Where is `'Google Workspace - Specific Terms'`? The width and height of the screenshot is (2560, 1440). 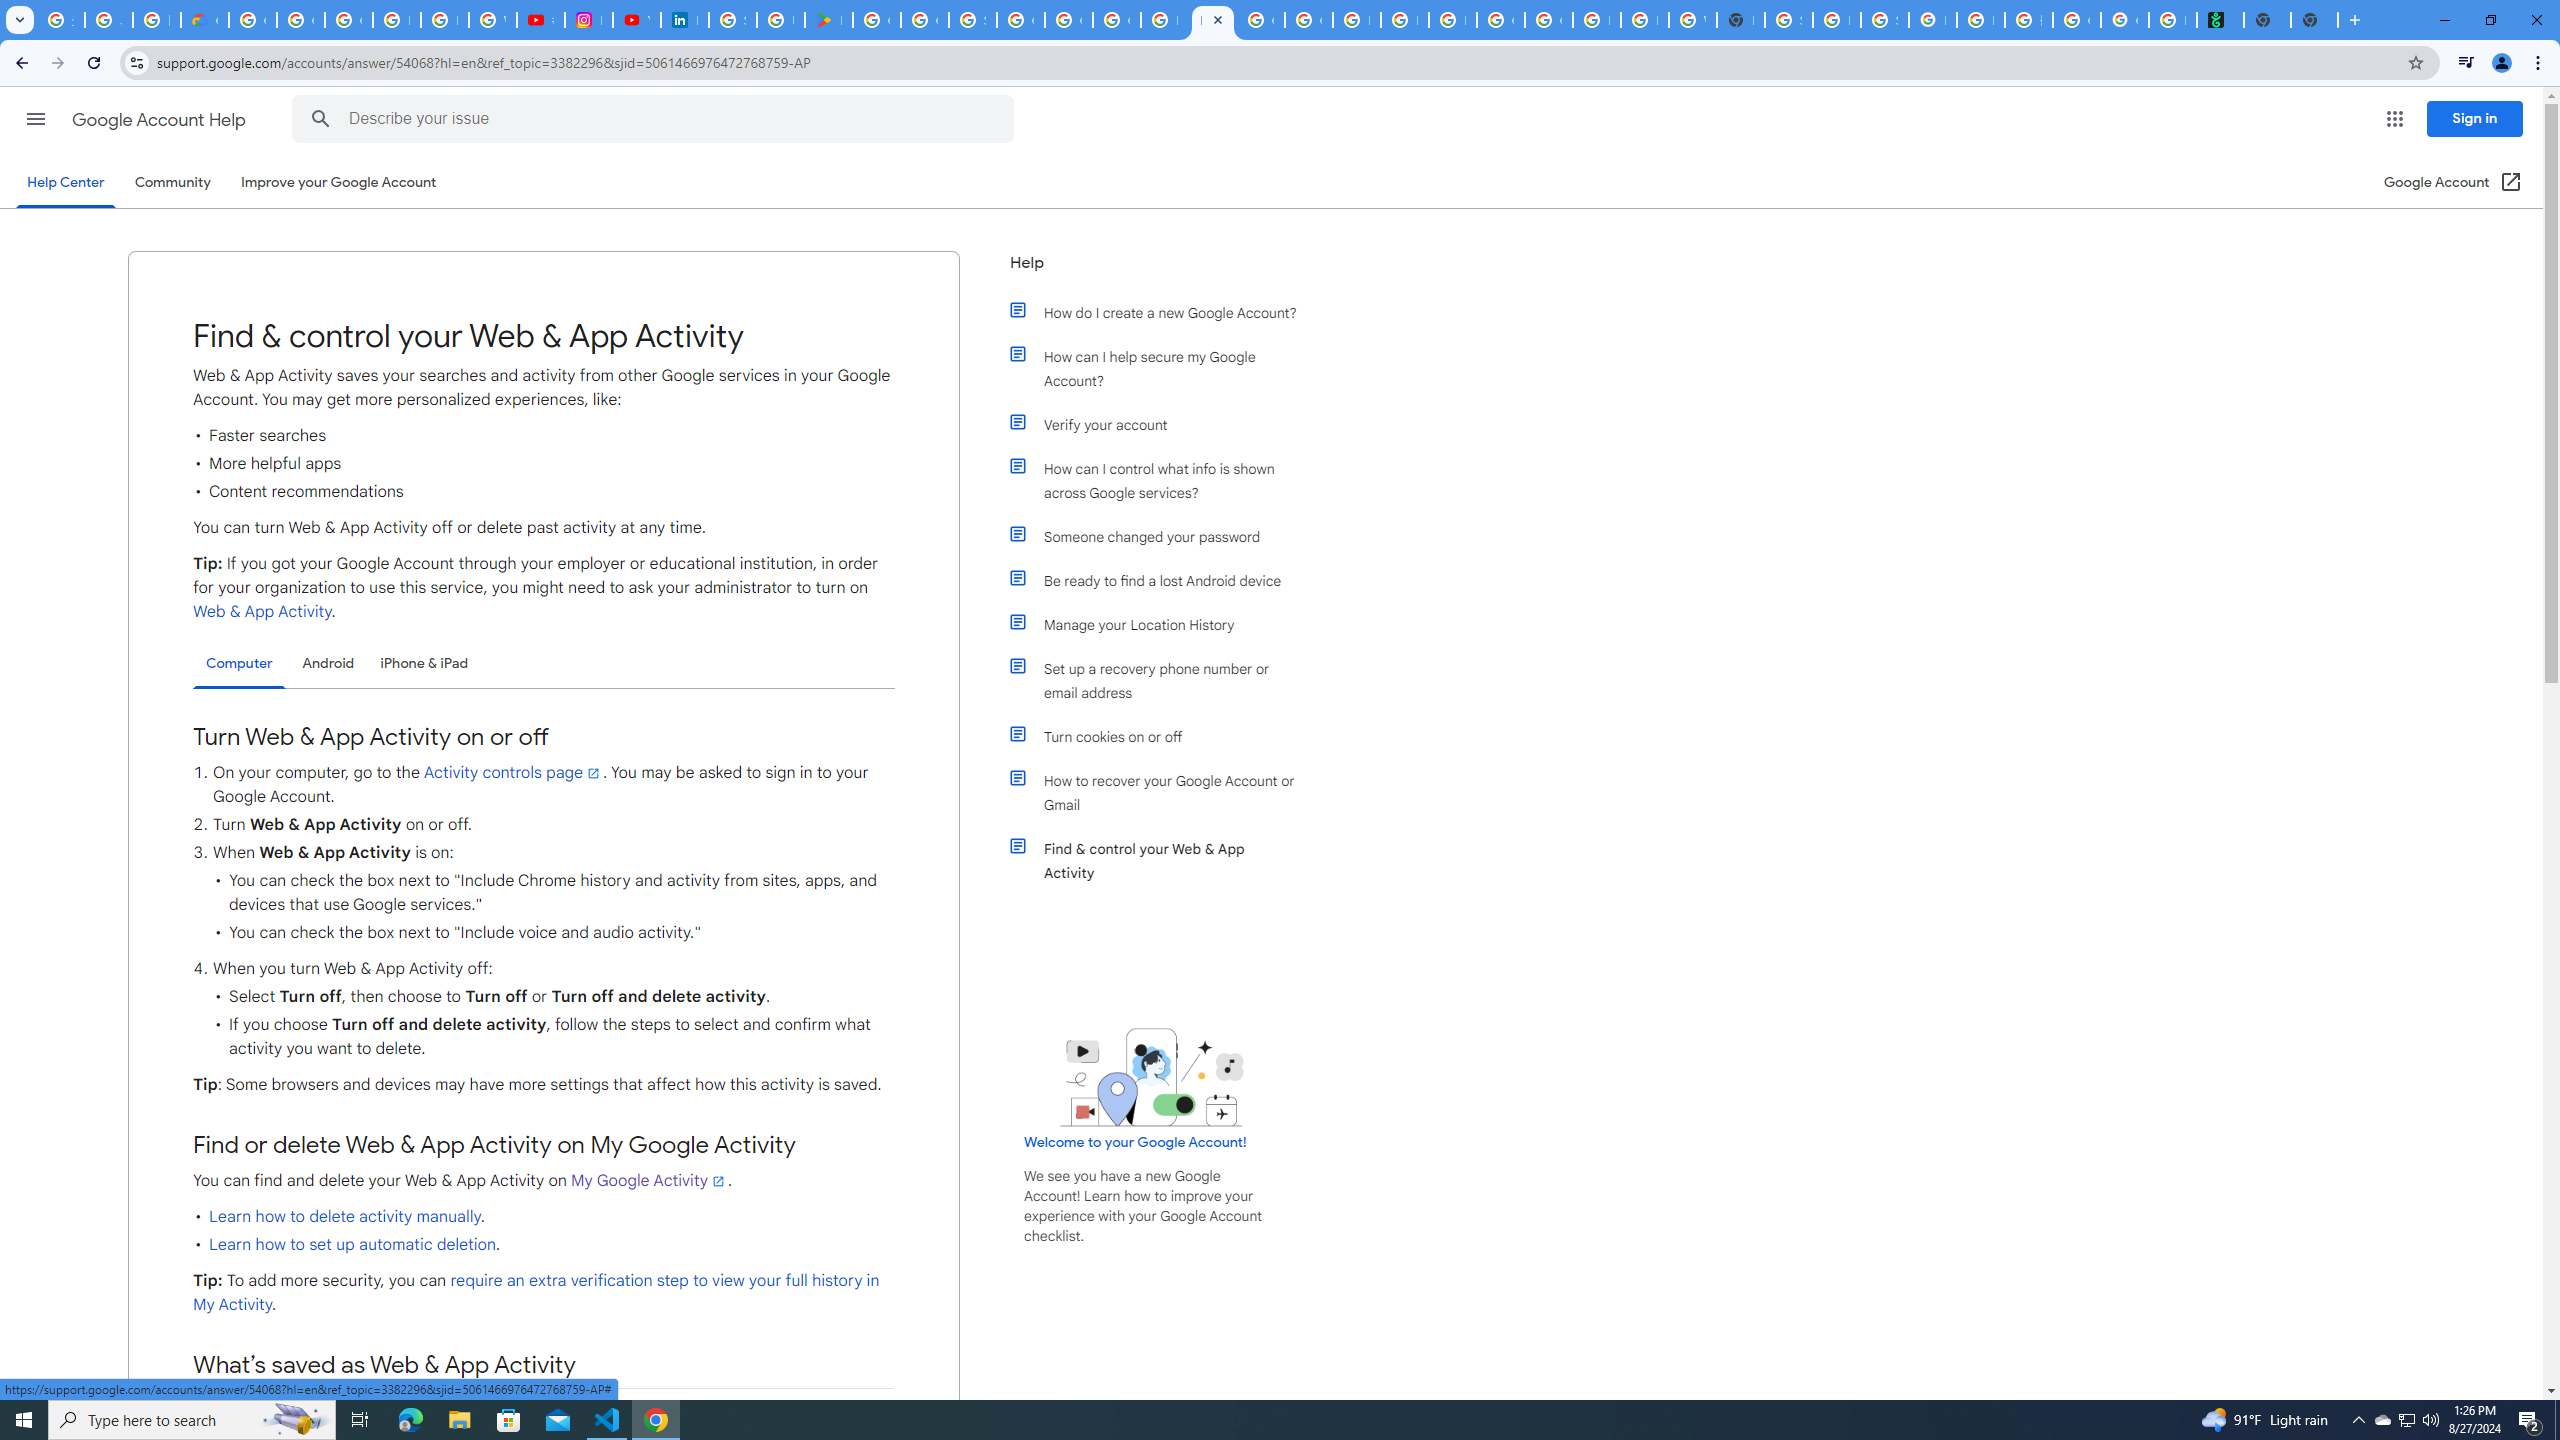 'Google Workspace - Specific Terms' is located at coordinates (924, 19).